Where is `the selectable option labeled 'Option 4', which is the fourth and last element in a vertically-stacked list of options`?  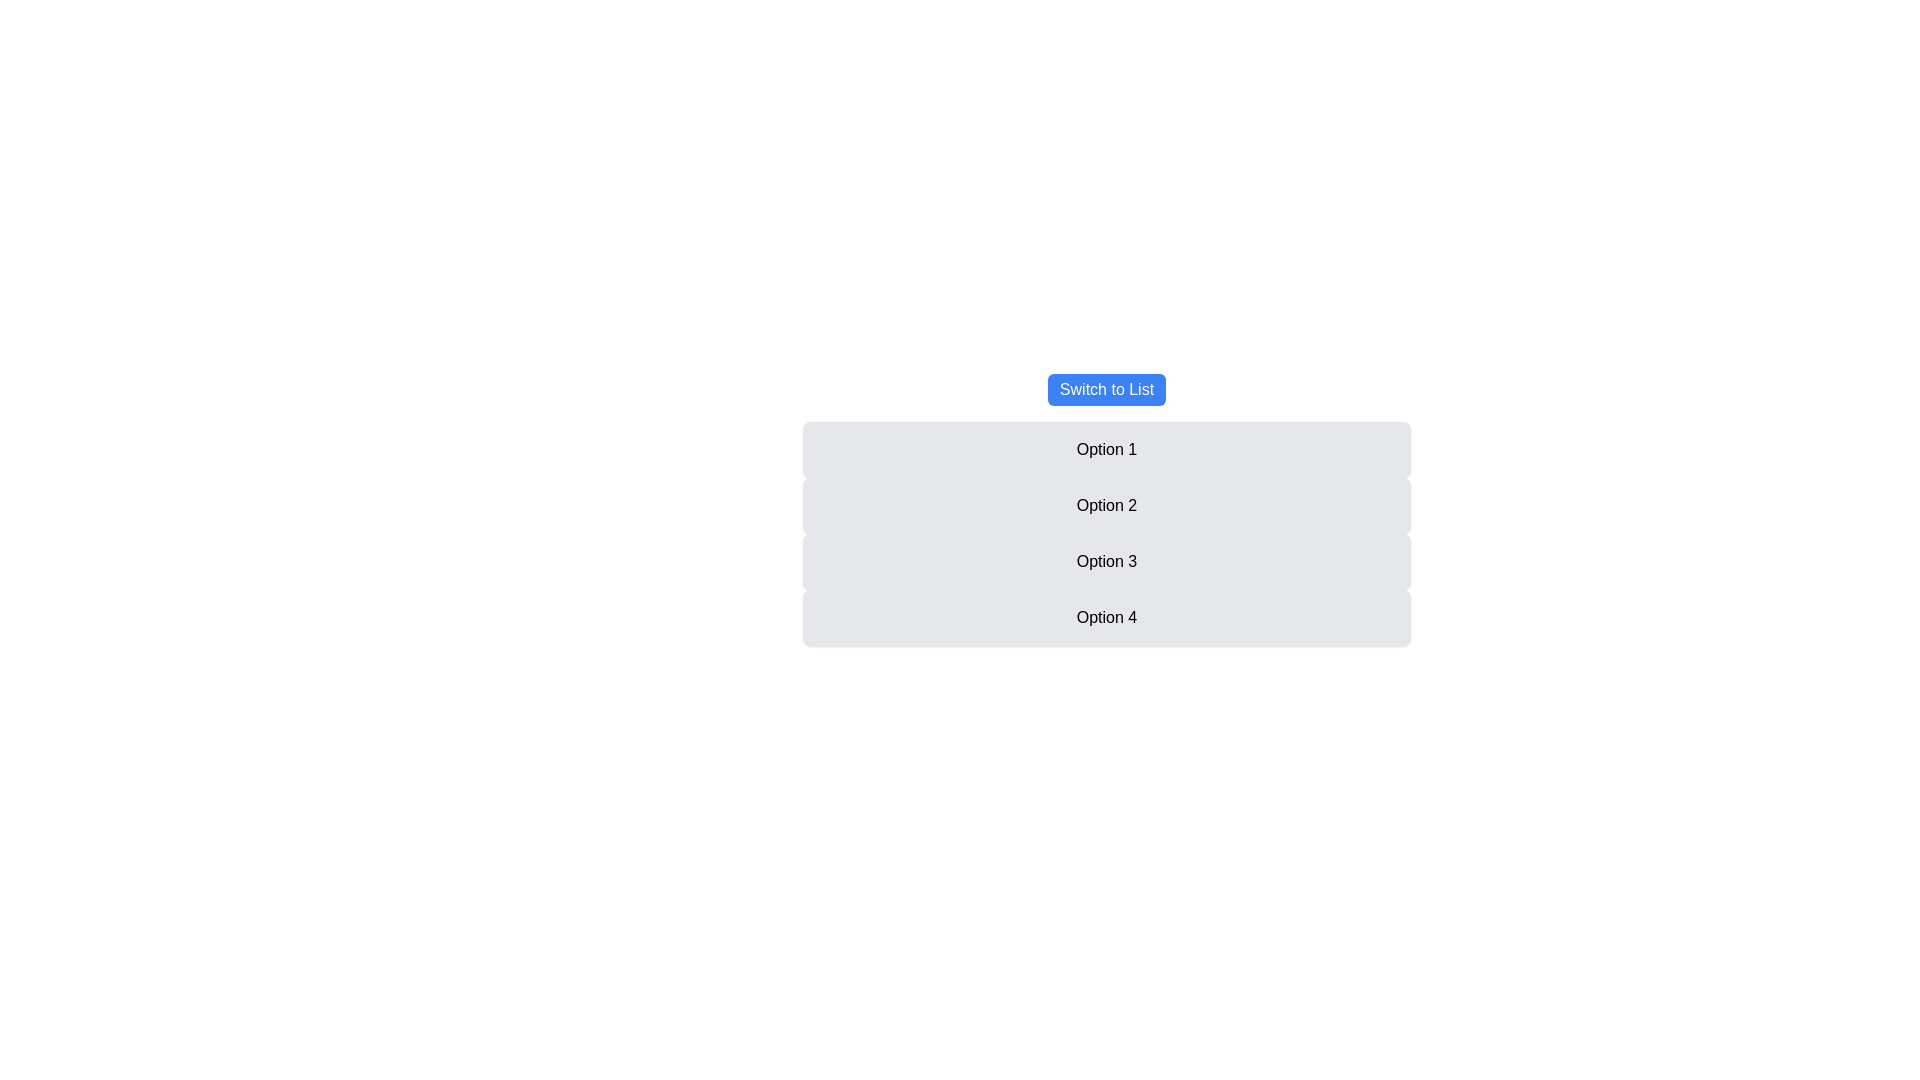 the selectable option labeled 'Option 4', which is the fourth and last element in a vertically-stacked list of options is located at coordinates (1106, 616).